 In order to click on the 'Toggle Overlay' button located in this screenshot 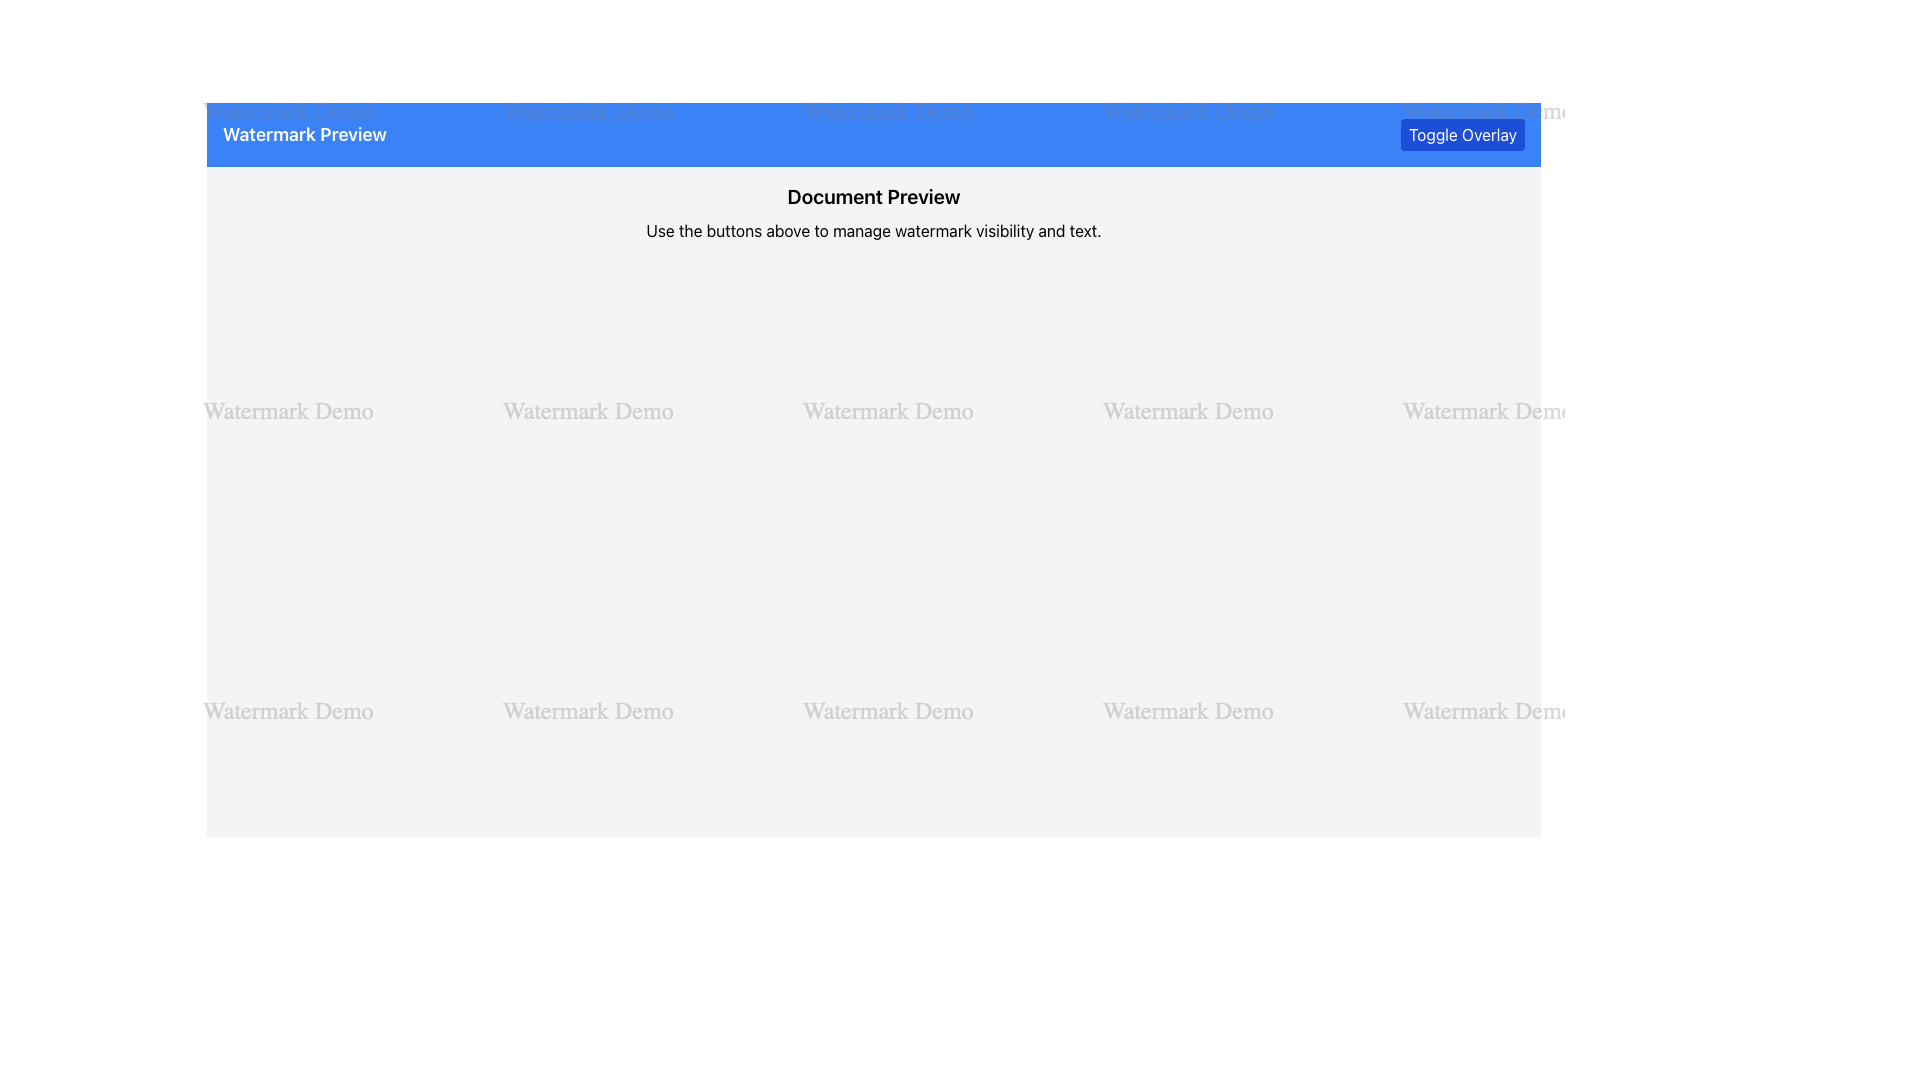, I will do `click(1463, 135)`.